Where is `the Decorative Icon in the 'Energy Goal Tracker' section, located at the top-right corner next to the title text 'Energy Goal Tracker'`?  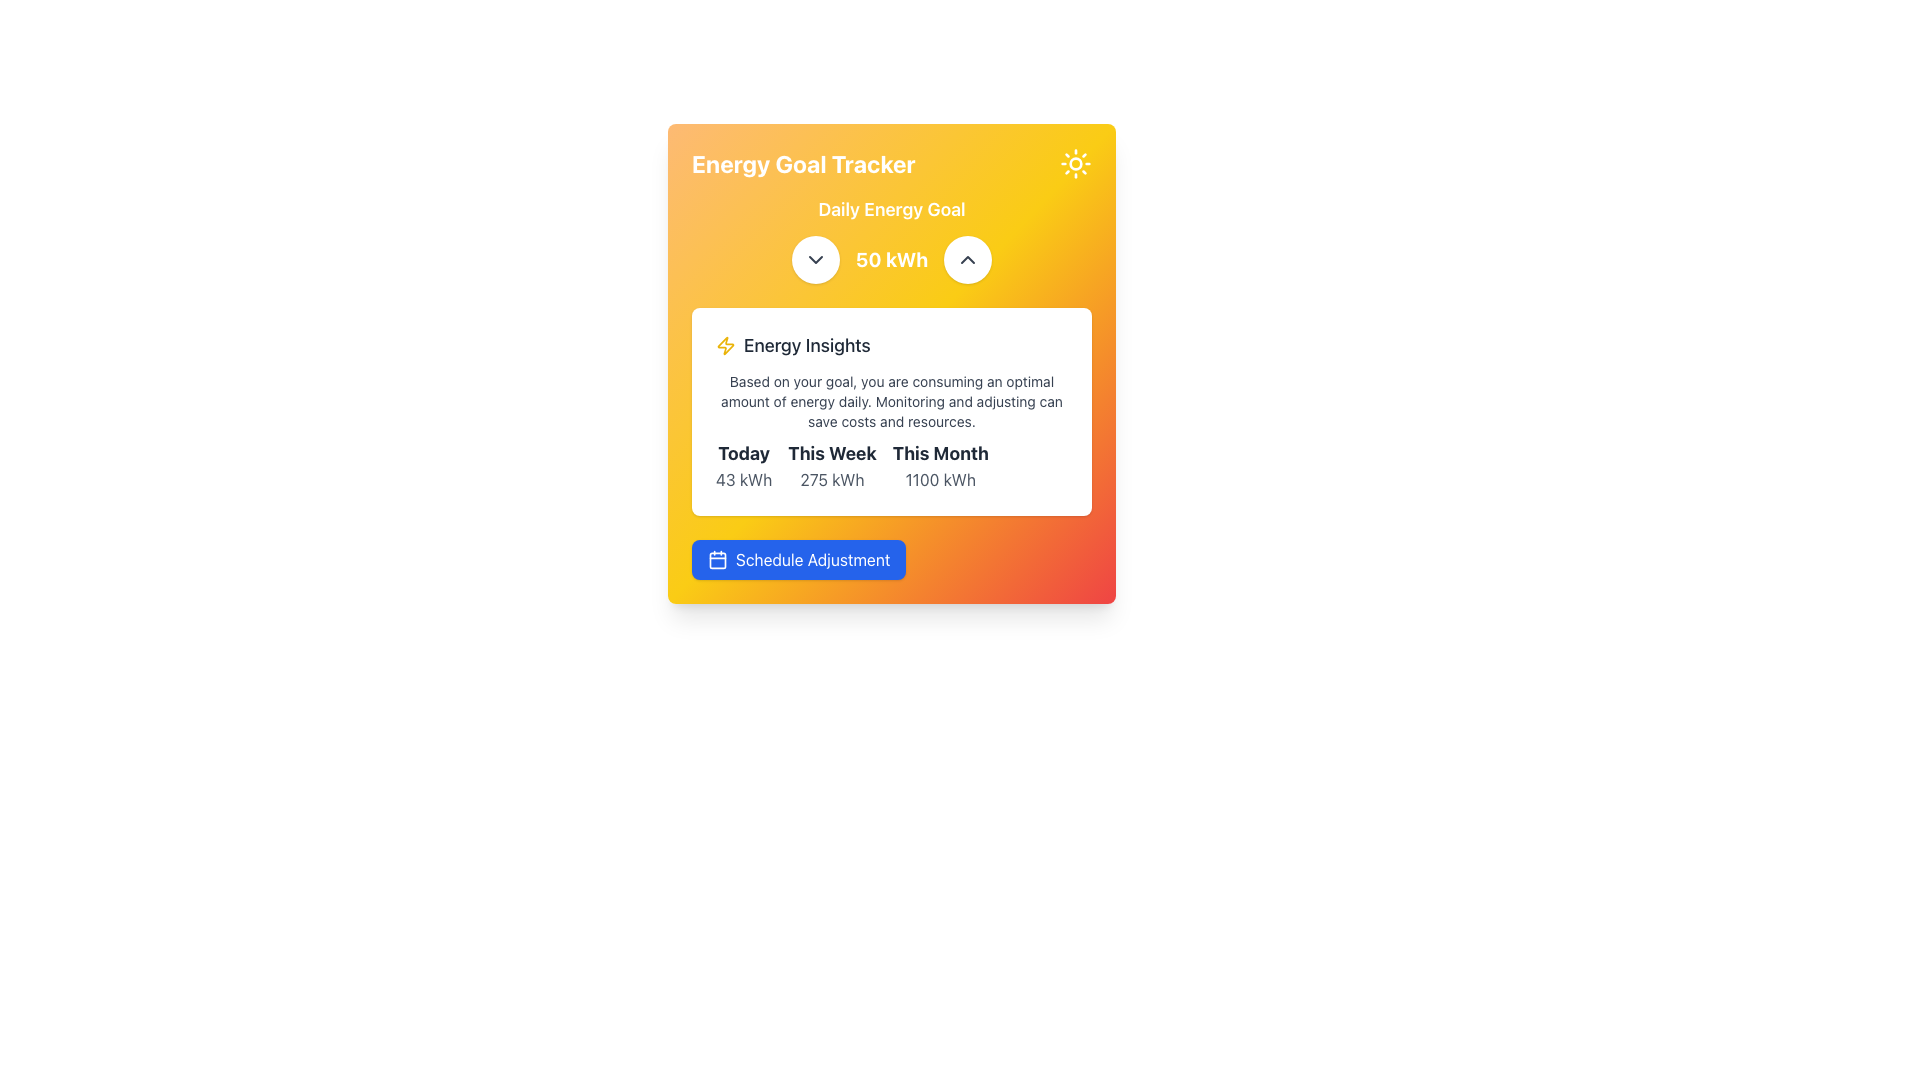 the Decorative Icon in the 'Energy Goal Tracker' section, located at the top-right corner next to the title text 'Energy Goal Tracker' is located at coordinates (1074, 163).